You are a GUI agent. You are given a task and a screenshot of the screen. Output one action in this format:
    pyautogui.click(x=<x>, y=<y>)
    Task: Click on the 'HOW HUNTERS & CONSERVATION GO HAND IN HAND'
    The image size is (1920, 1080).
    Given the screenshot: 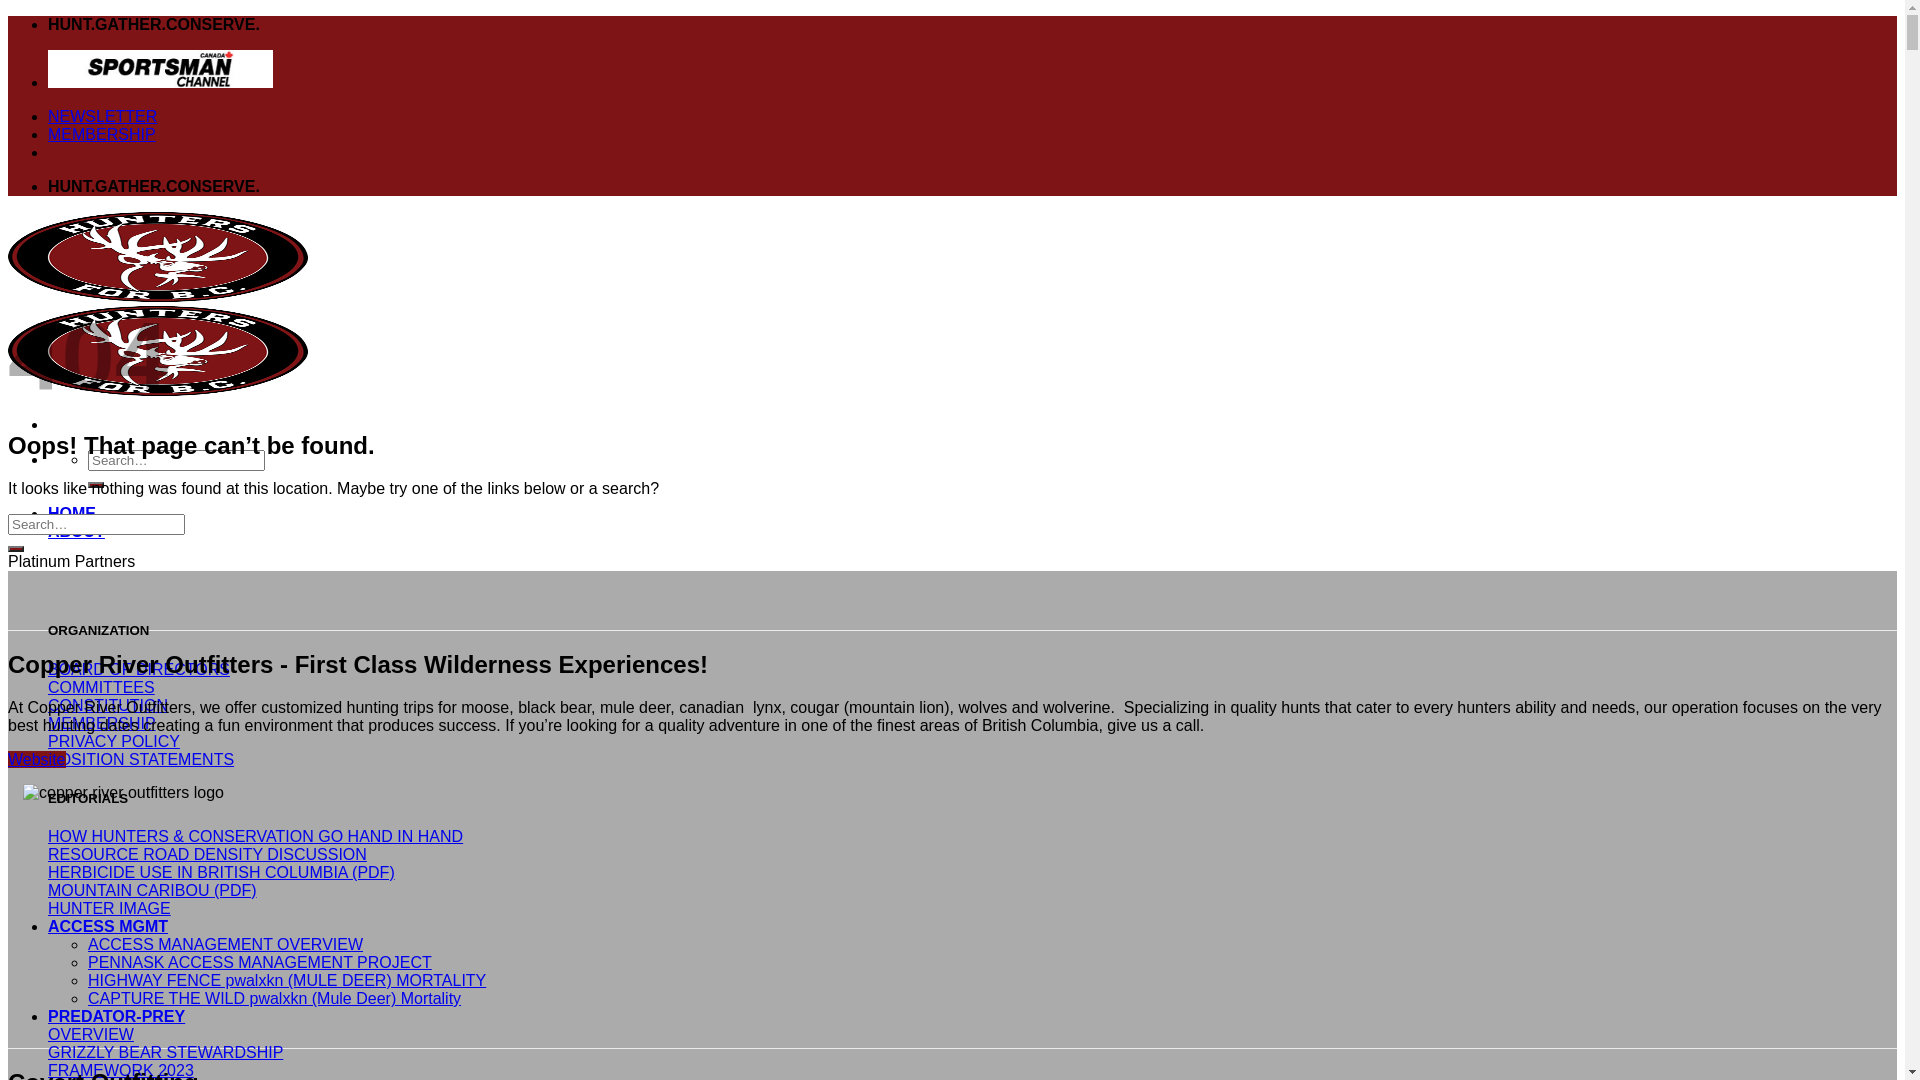 What is the action you would take?
    pyautogui.click(x=254, y=836)
    